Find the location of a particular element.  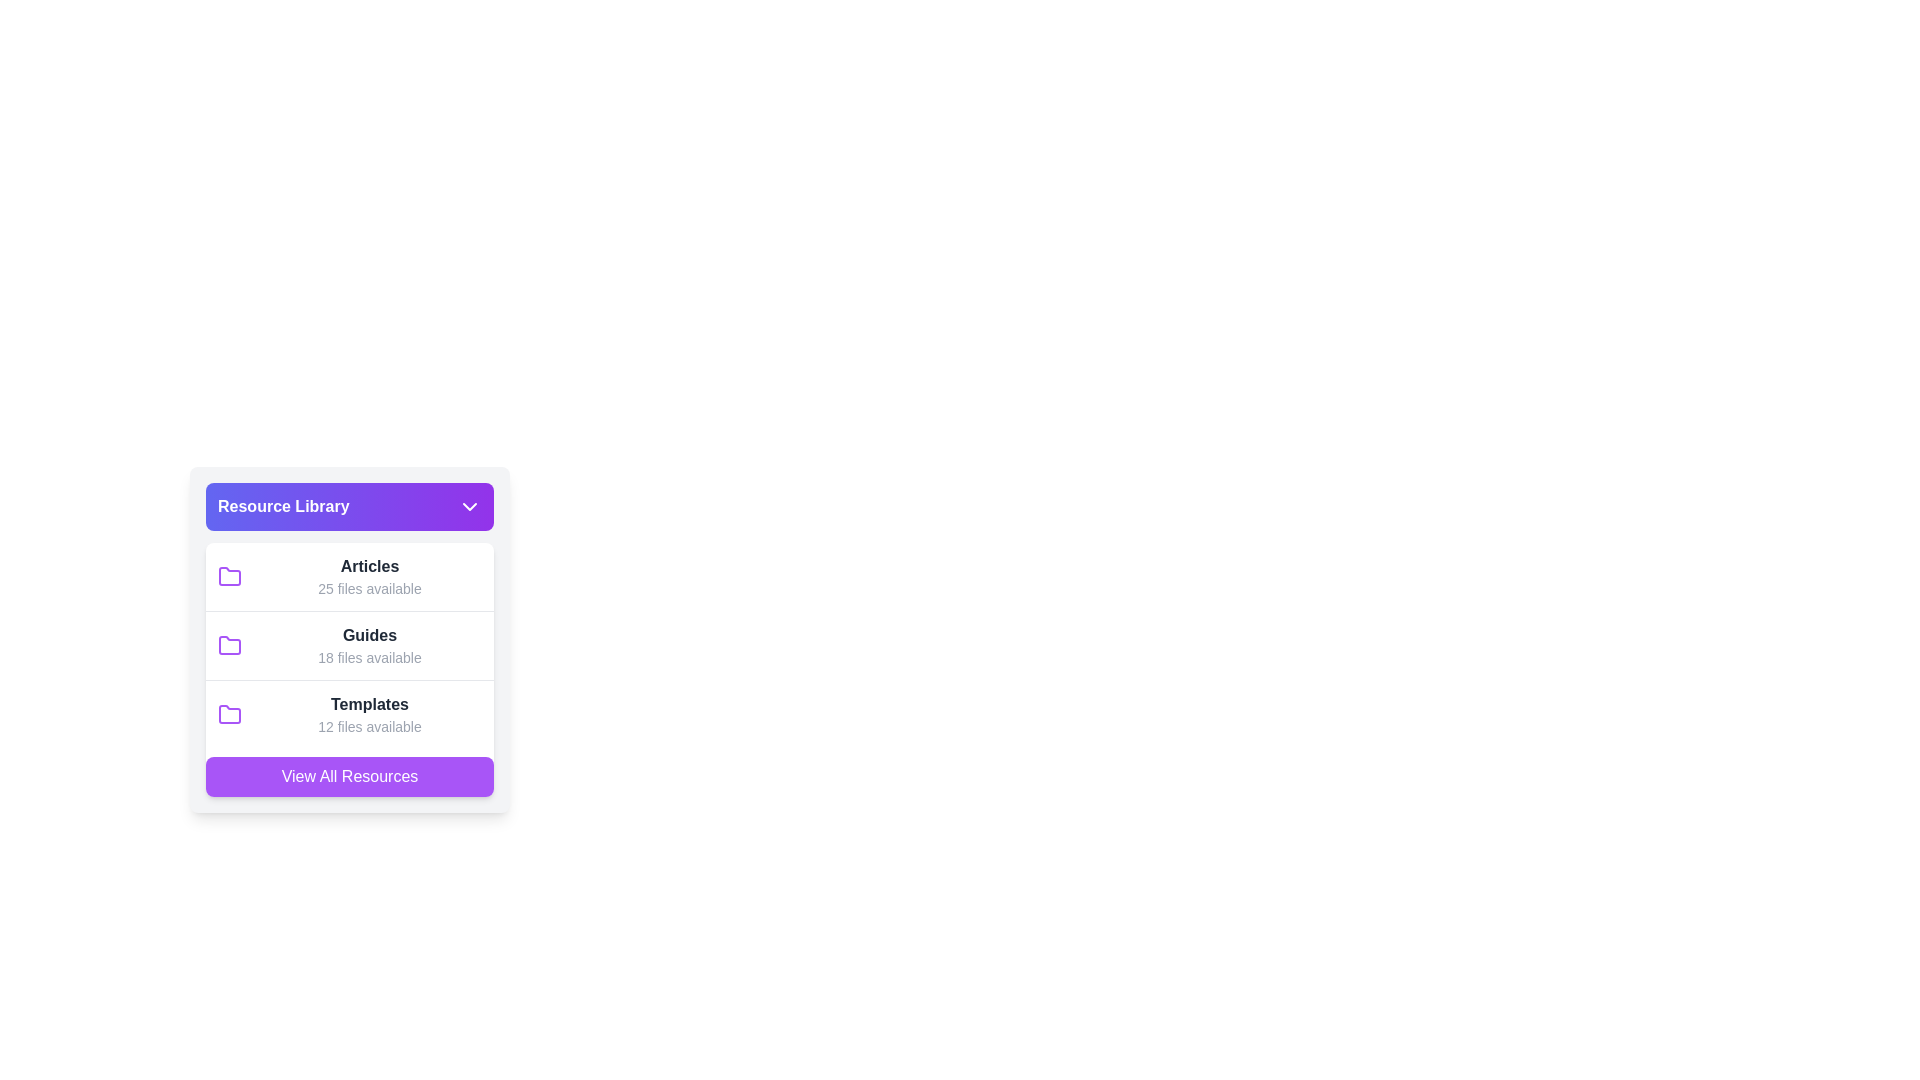

the third row in the vertical list labeled 'Templates' is located at coordinates (350, 712).